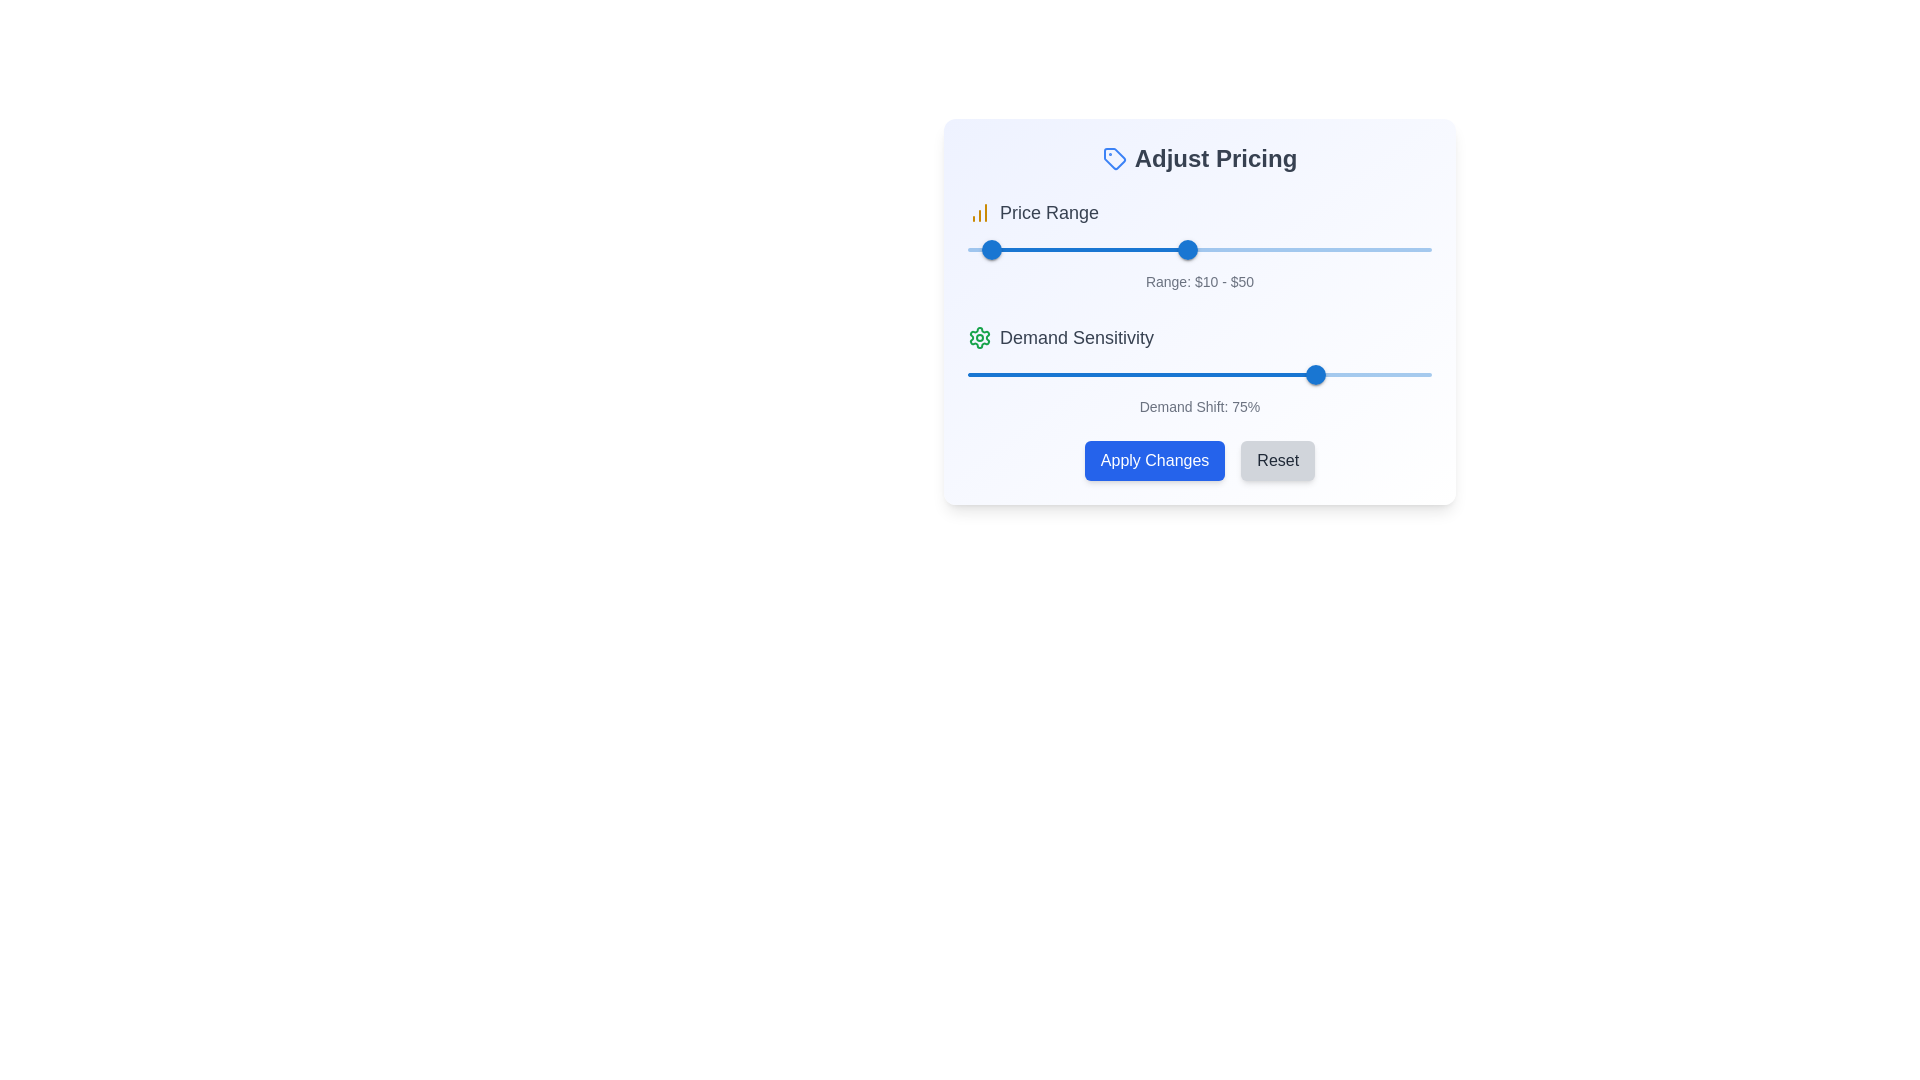  What do you see at coordinates (1320, 374) in the screenshot?
I see `the Demand Sensitivity value` at bounding box center [1320, 374].